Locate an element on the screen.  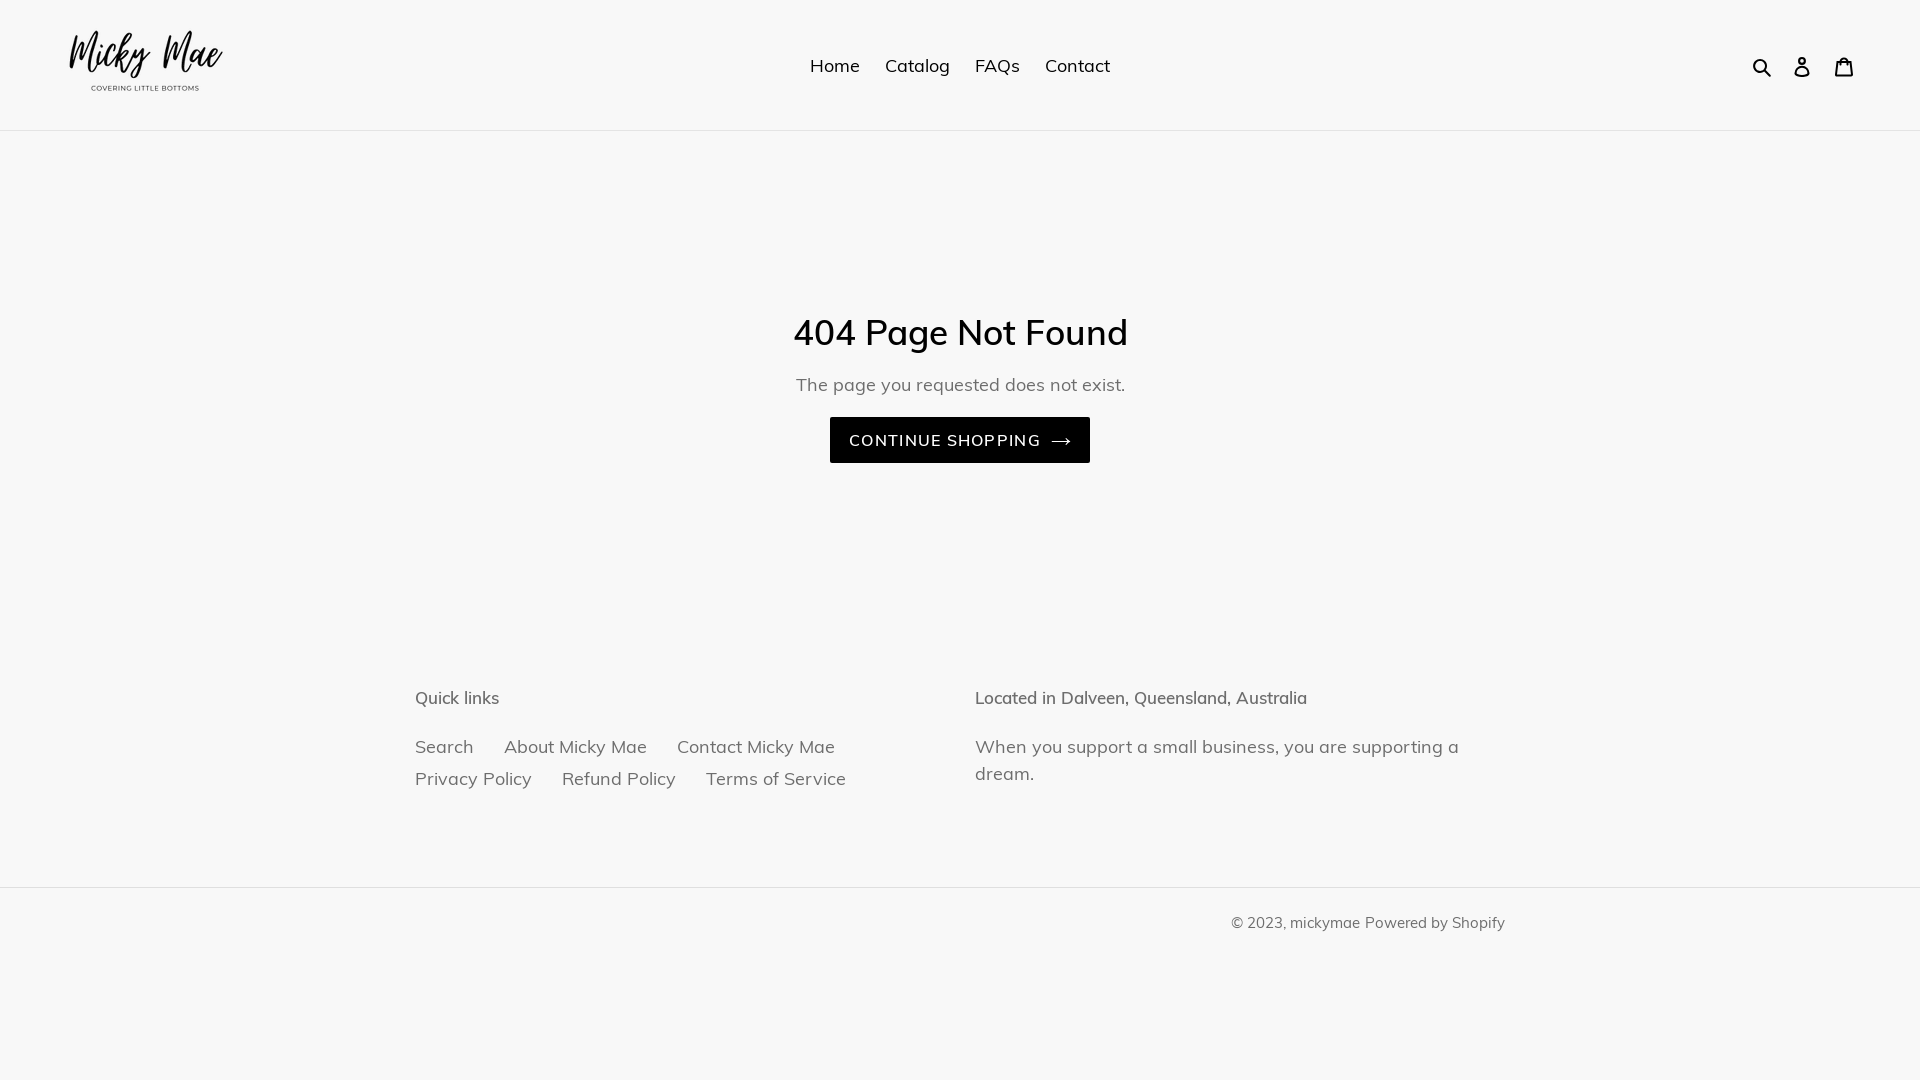
'mickymae' is located at coordinates (1324, 922).